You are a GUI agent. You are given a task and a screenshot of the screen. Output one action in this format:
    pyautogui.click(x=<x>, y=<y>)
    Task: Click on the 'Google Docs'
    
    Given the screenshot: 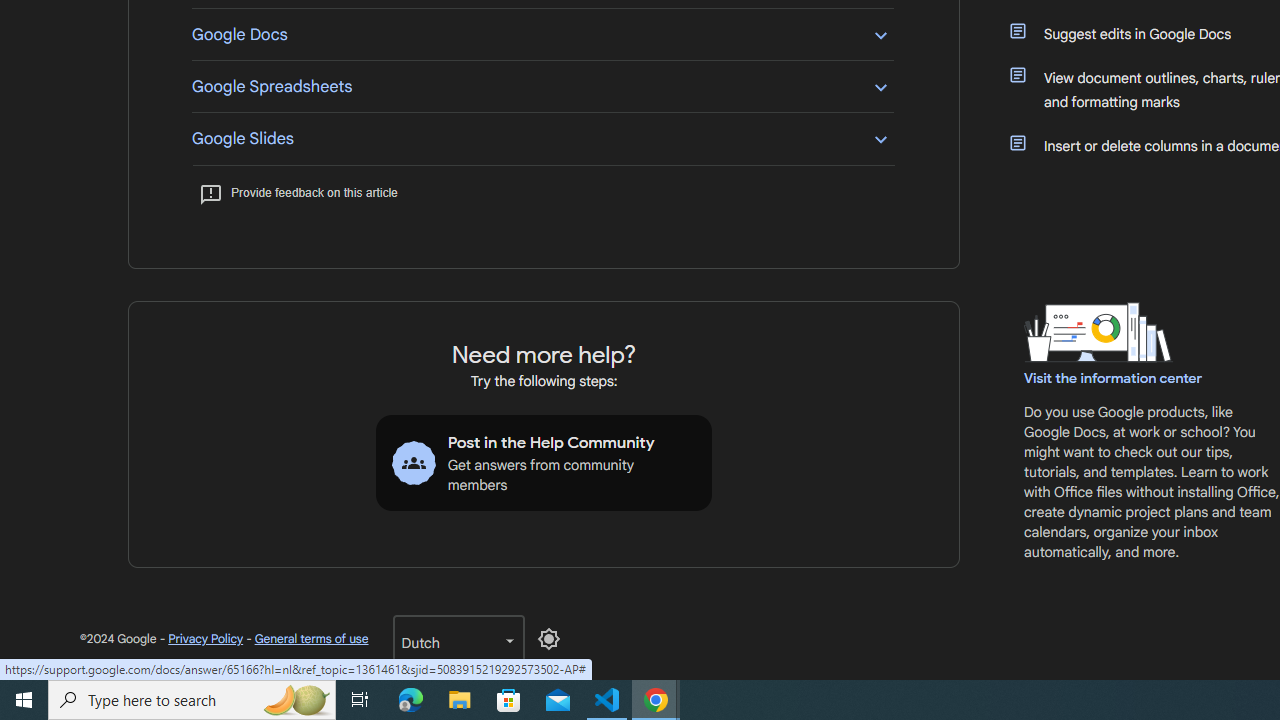 What is the action you would take?
    pyautogui.click(x=542, y=34)
    